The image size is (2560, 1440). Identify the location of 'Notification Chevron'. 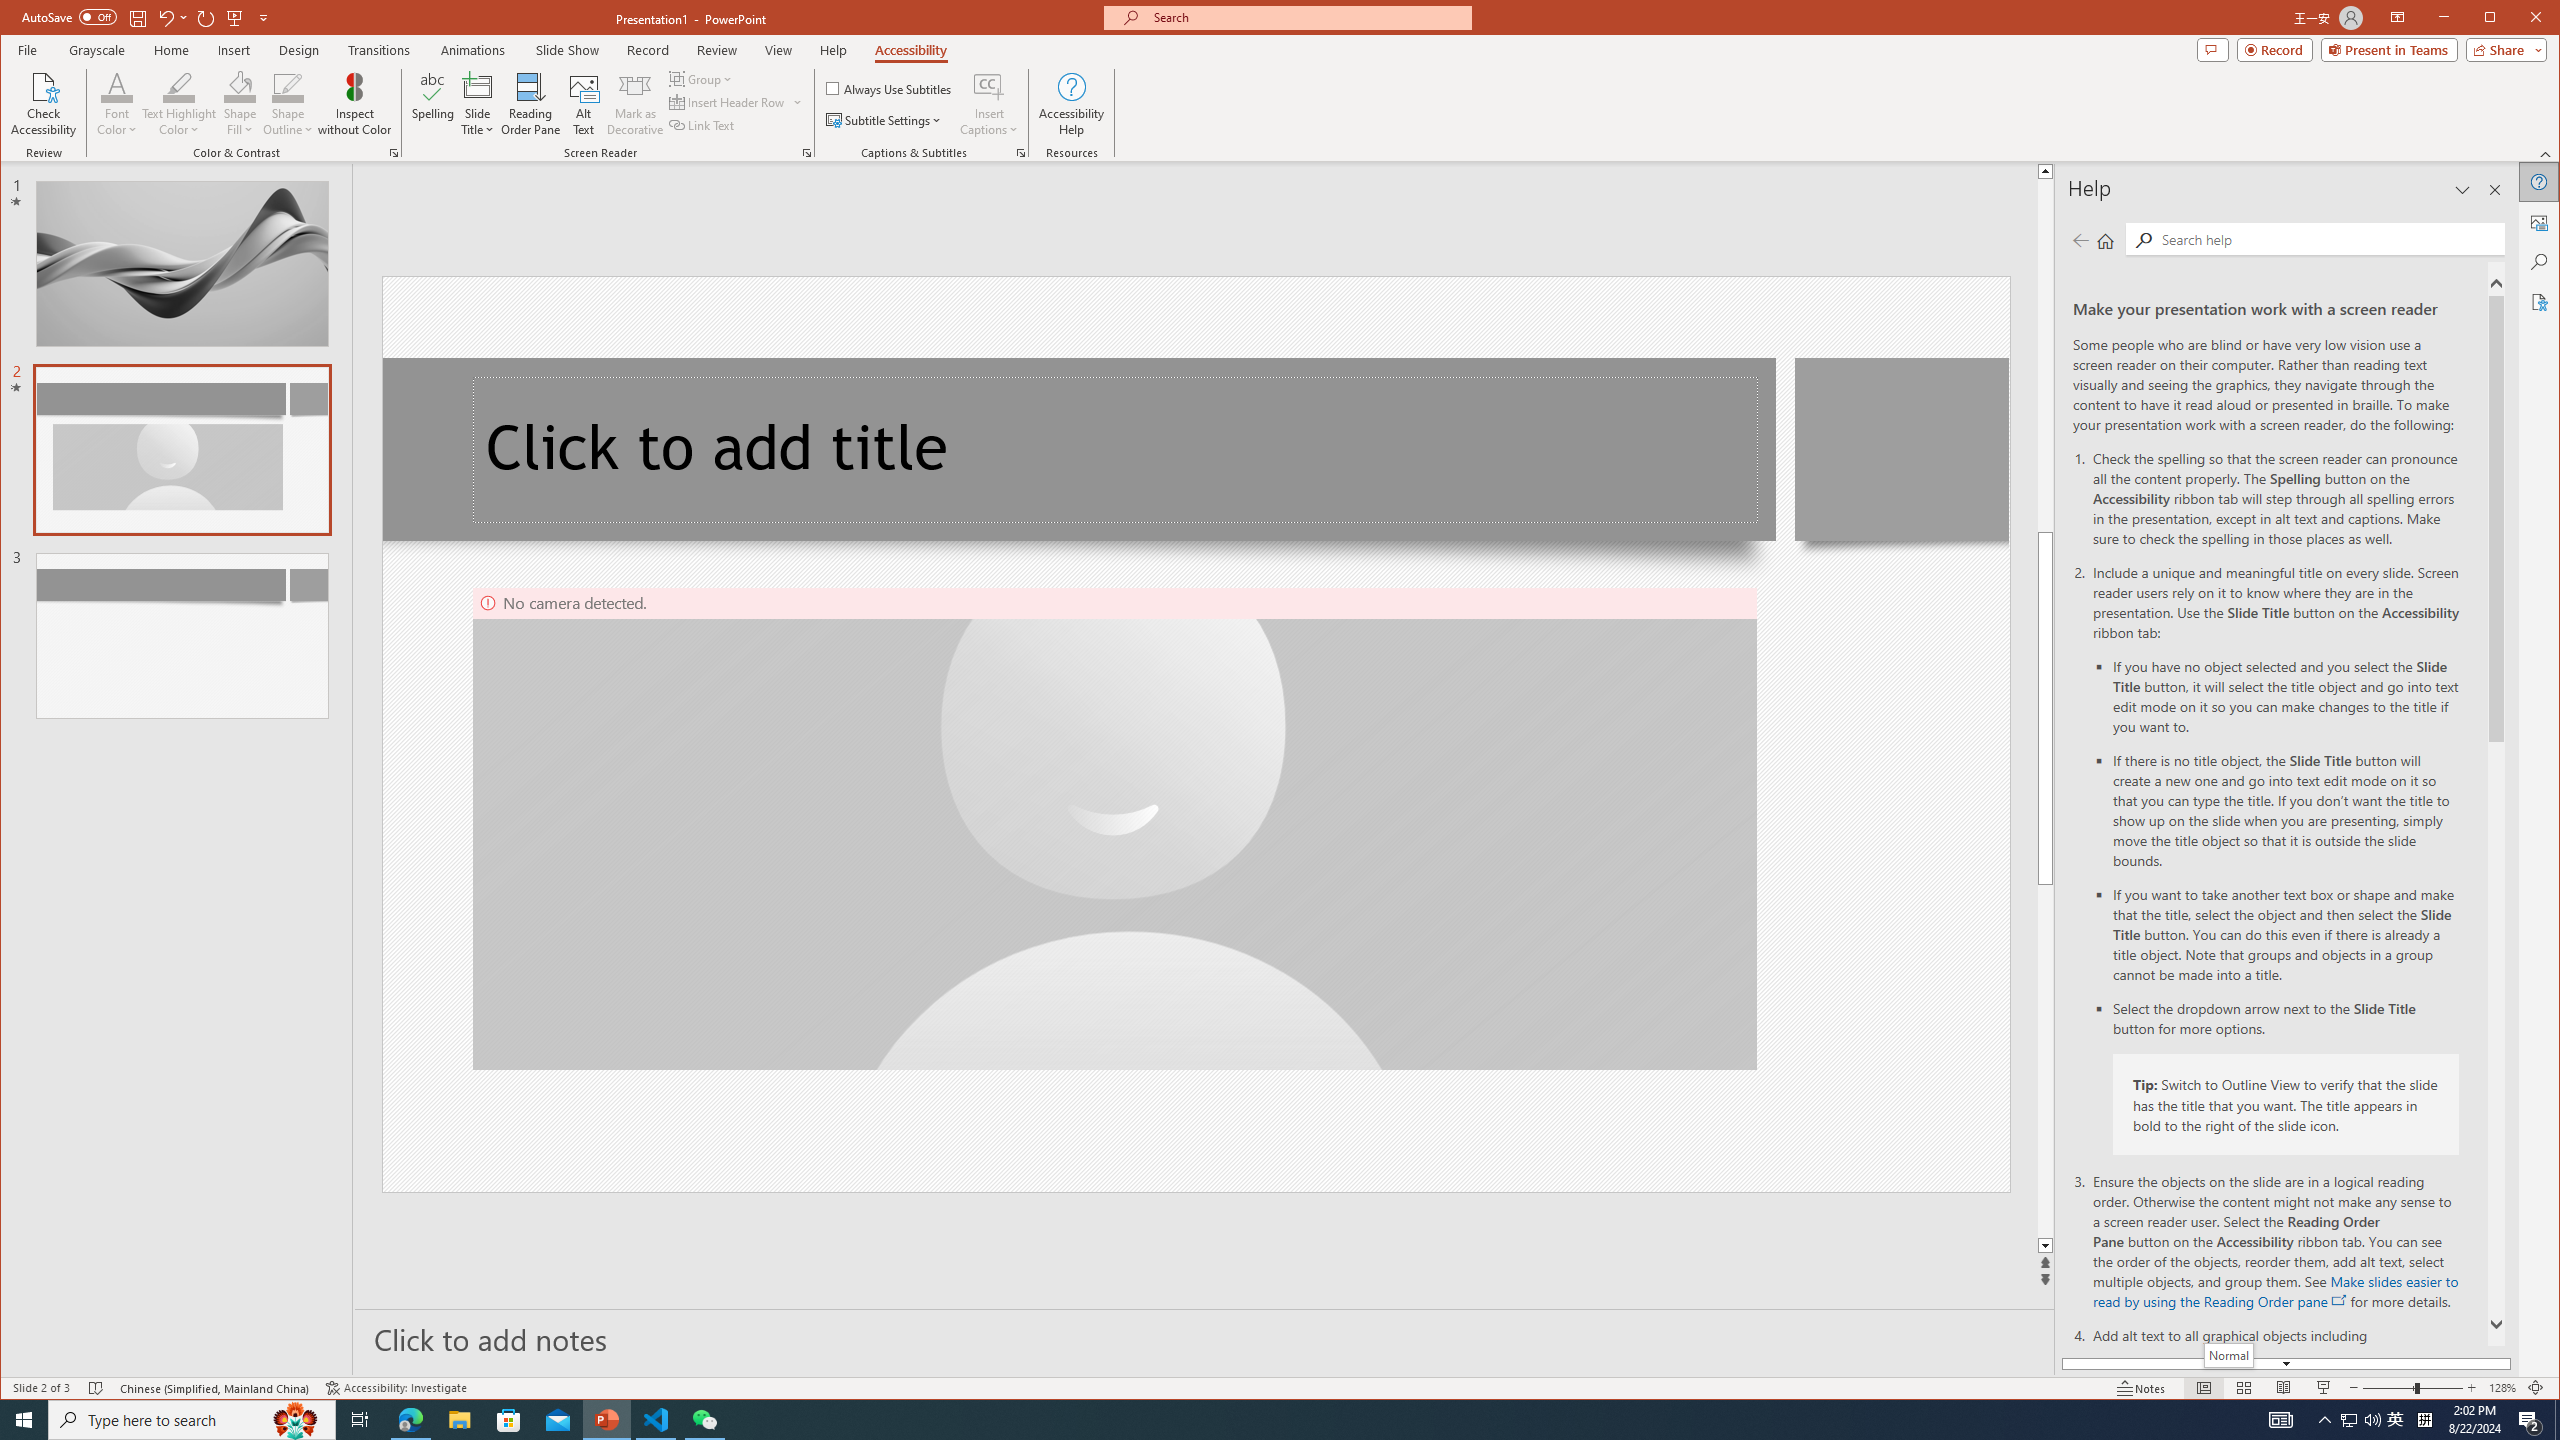
(2324, 1418).